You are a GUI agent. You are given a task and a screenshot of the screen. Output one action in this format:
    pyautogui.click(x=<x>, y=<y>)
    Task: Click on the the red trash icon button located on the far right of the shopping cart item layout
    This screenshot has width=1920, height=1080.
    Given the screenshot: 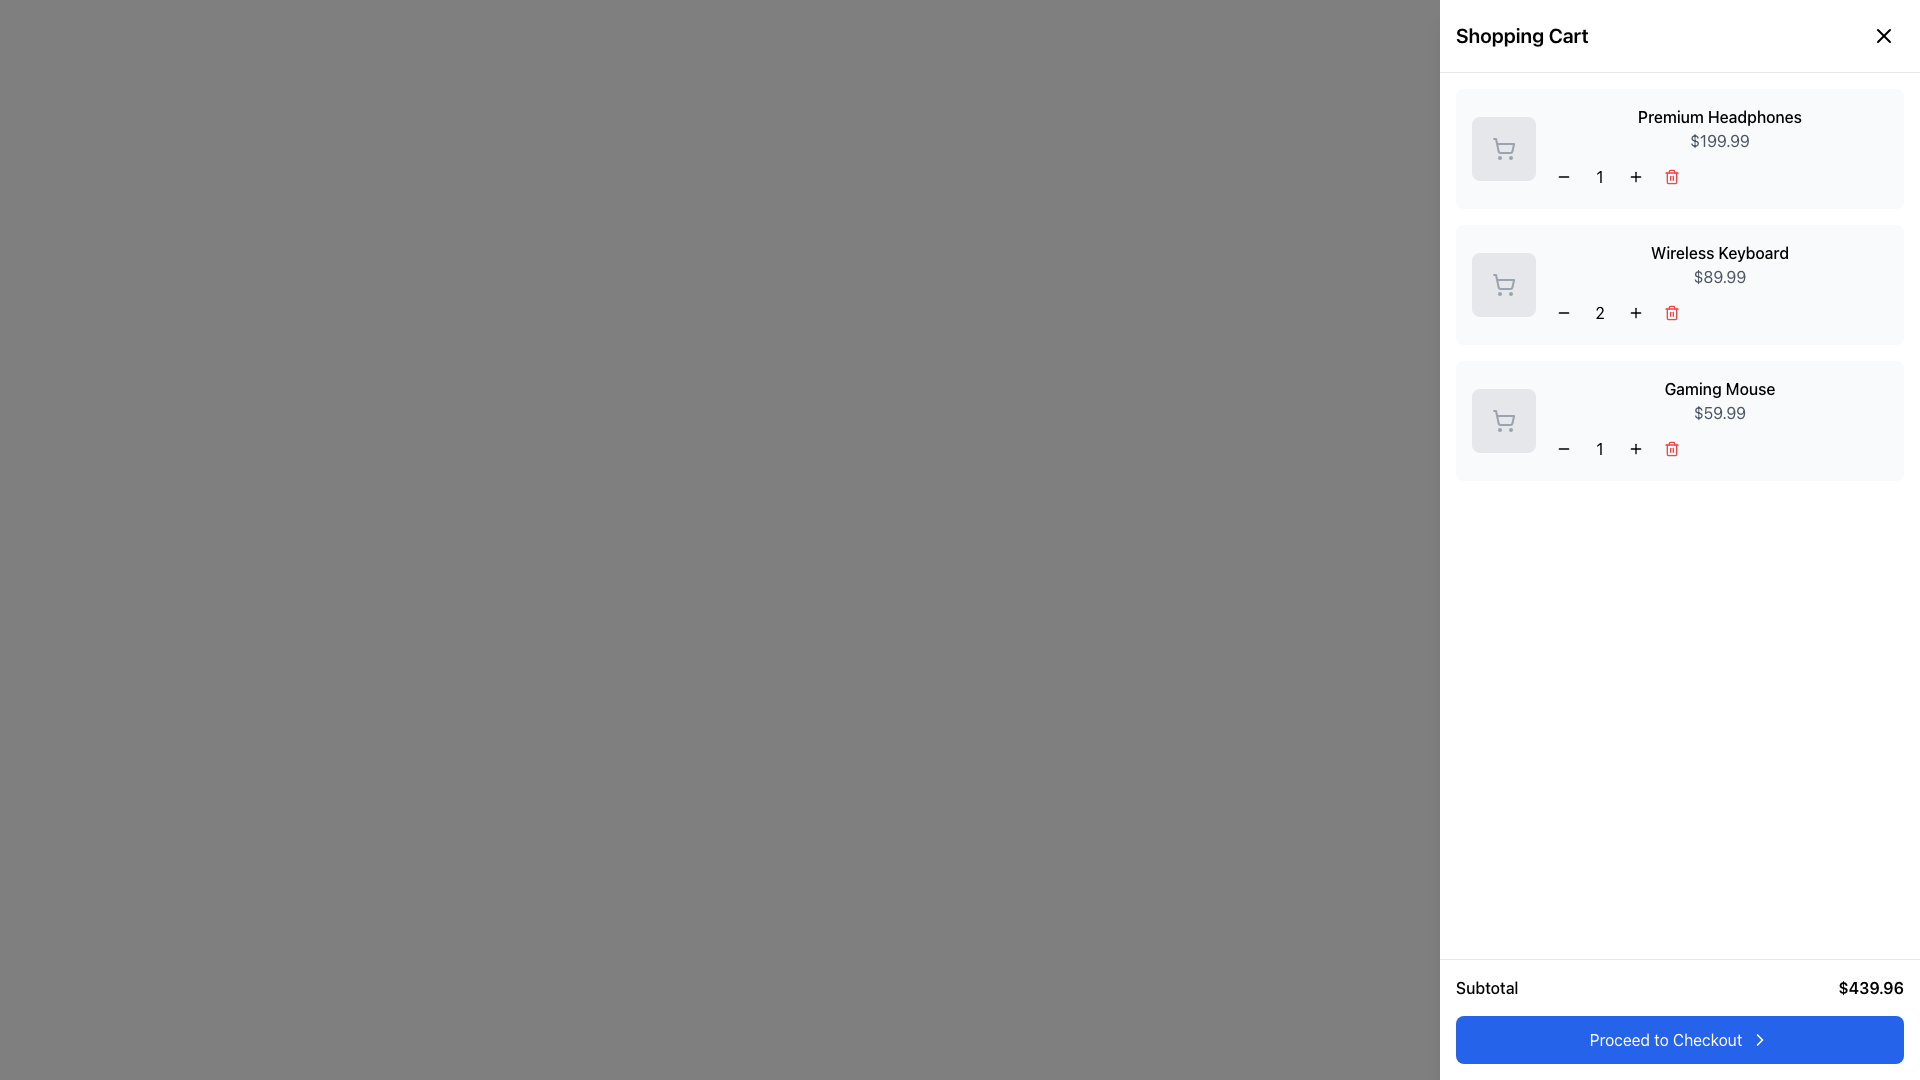 What is the action you would take?
    pyautogui.click(x=1671, y=447)
    